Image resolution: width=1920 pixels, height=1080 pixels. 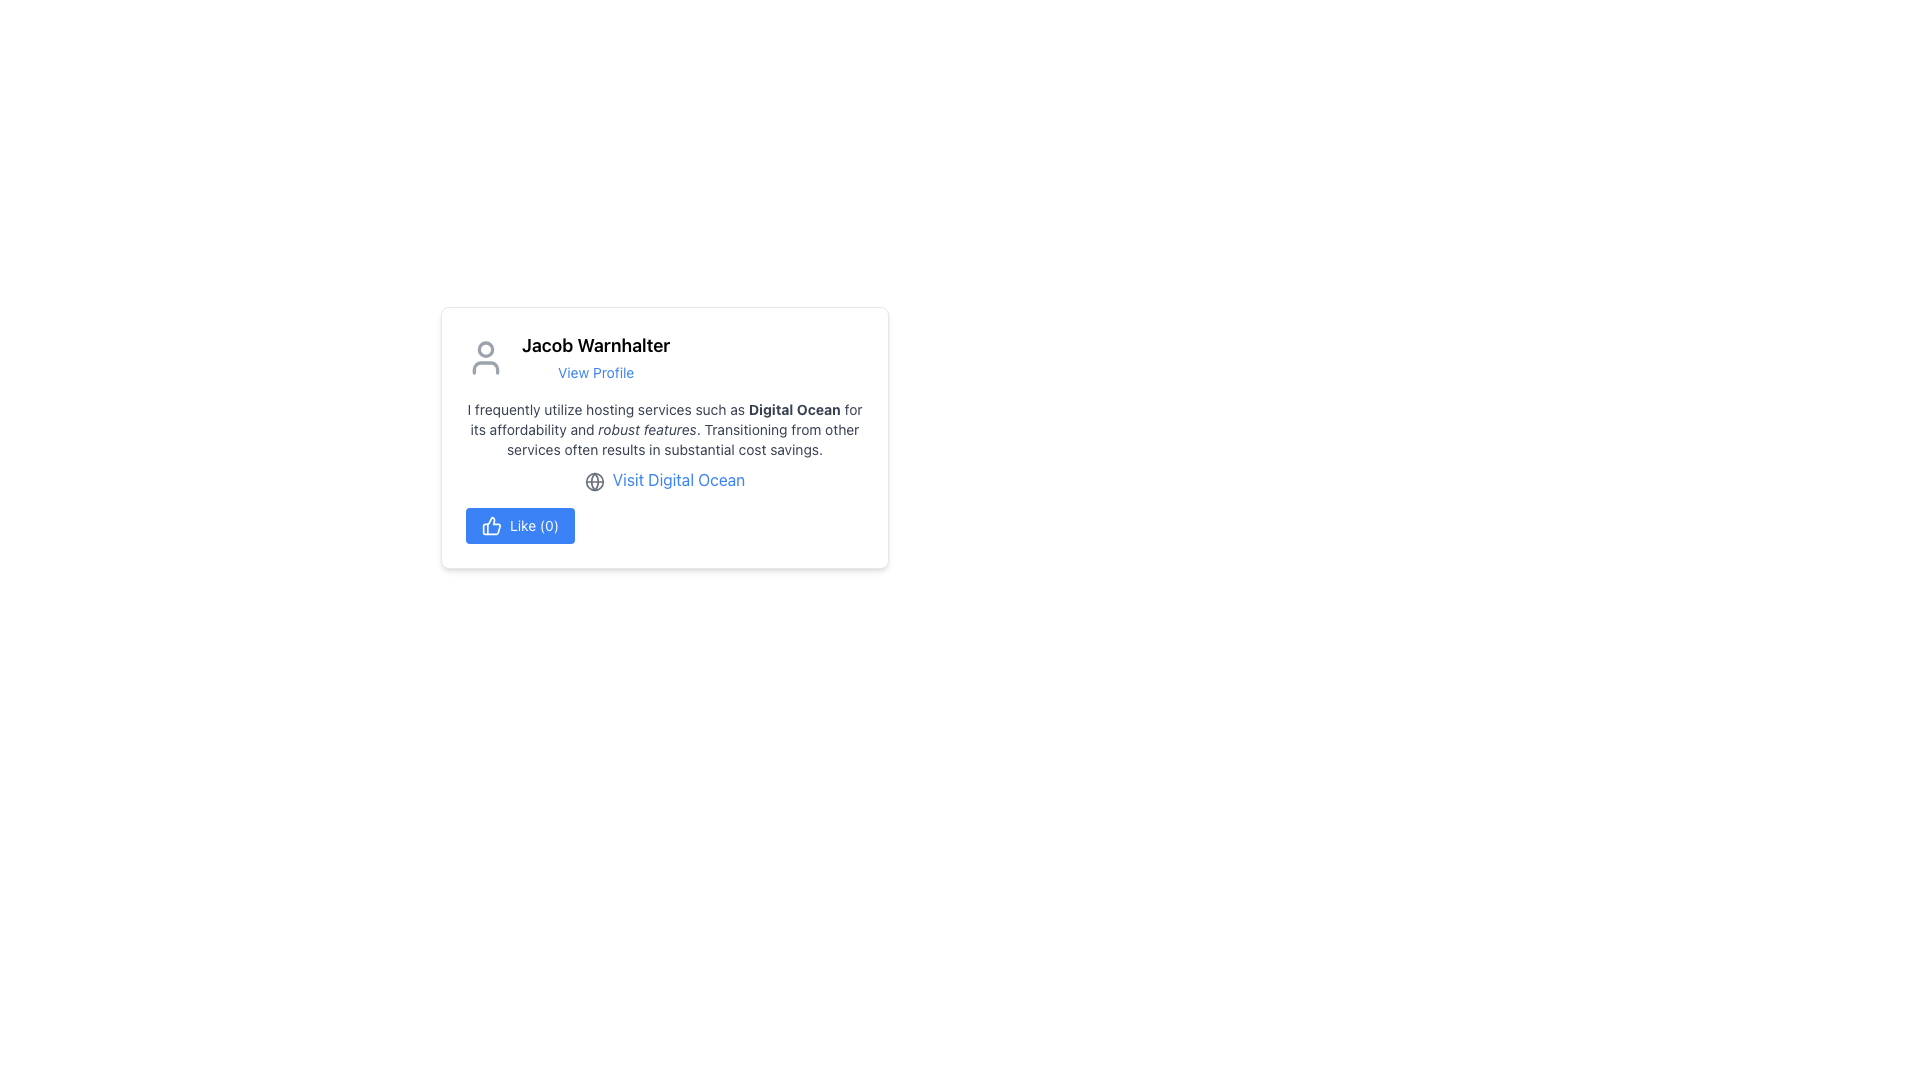 I want to click on the 'Like (0)' text within the blue button that includes a thumbs-up icon, located at the bottom-left corner of a card interface, so click(x=534, y=524).